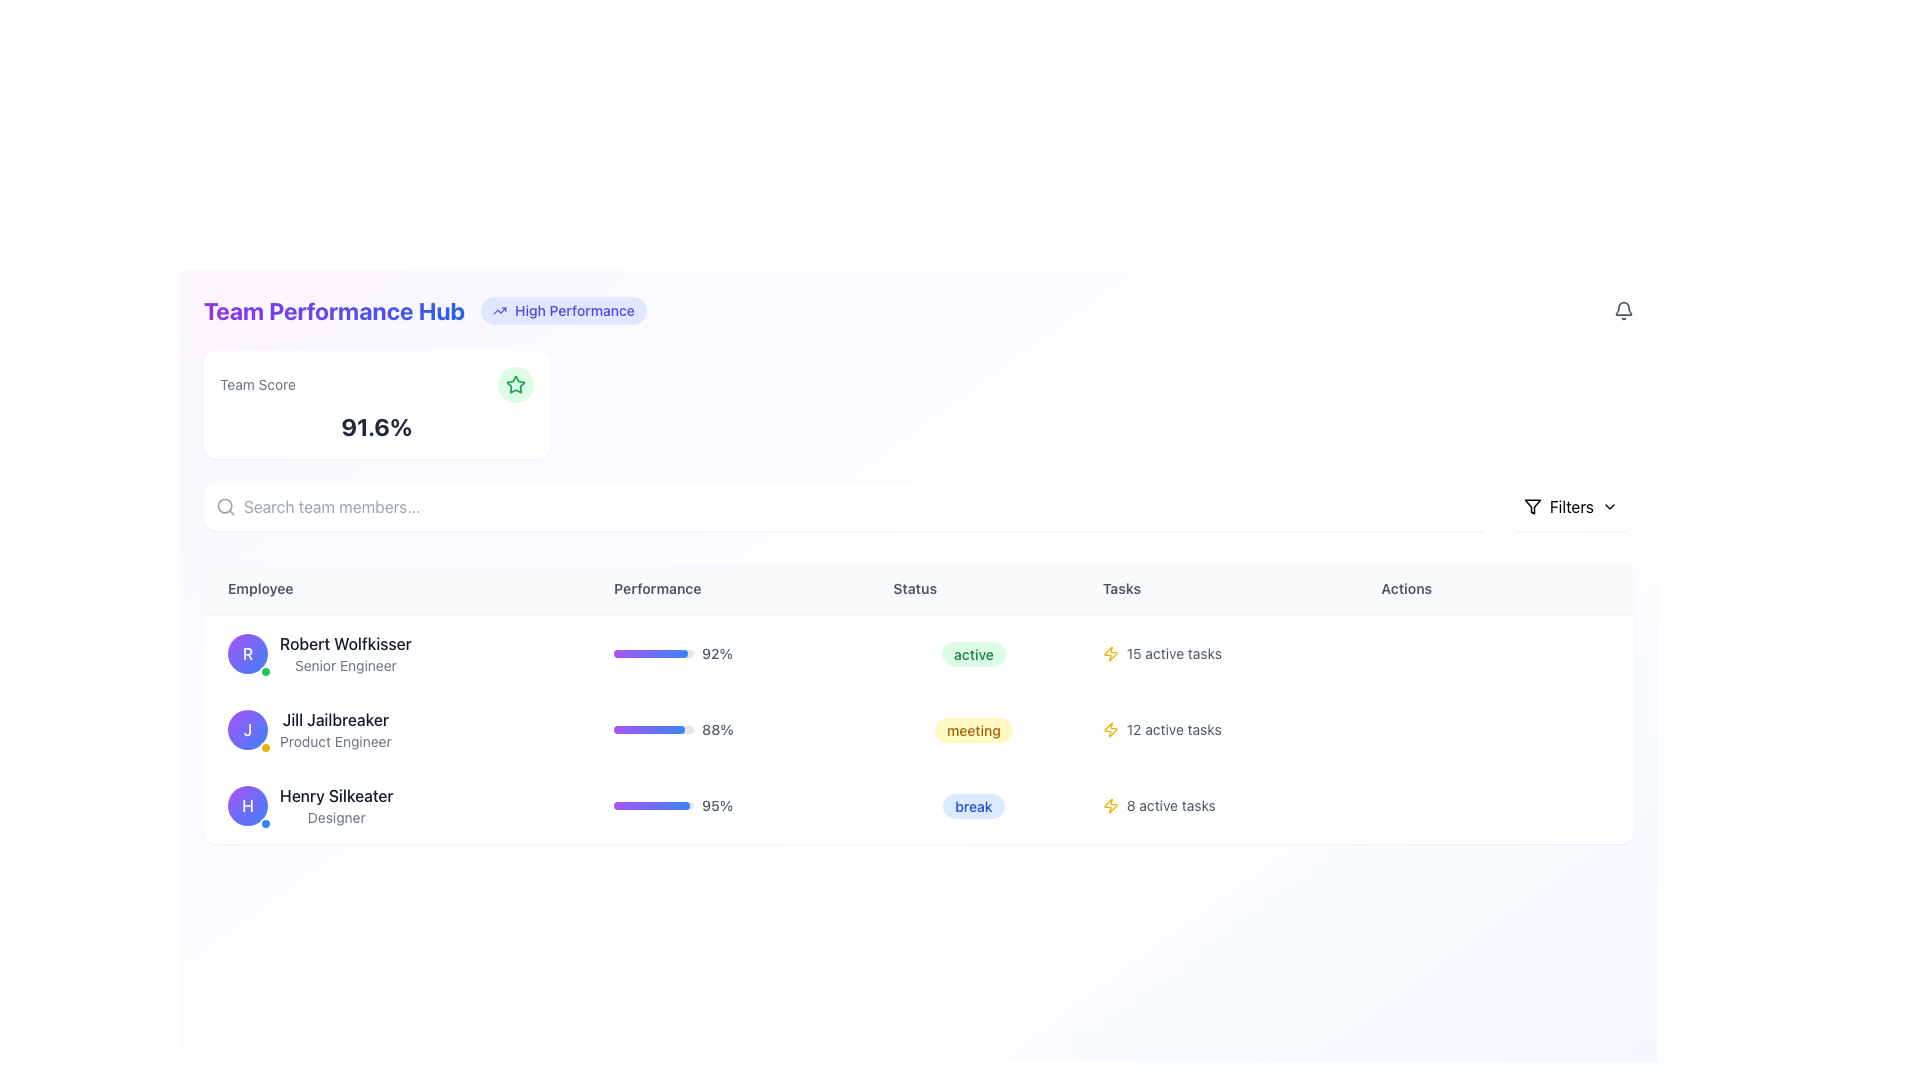 The width and height of the screenshot is (1920, 1080). I want to click on the text element displaying '12 active tasks' with a yellow lightning bolt icon, located in the 'Tasks' column of the second row of the table, so click(1217, 729).